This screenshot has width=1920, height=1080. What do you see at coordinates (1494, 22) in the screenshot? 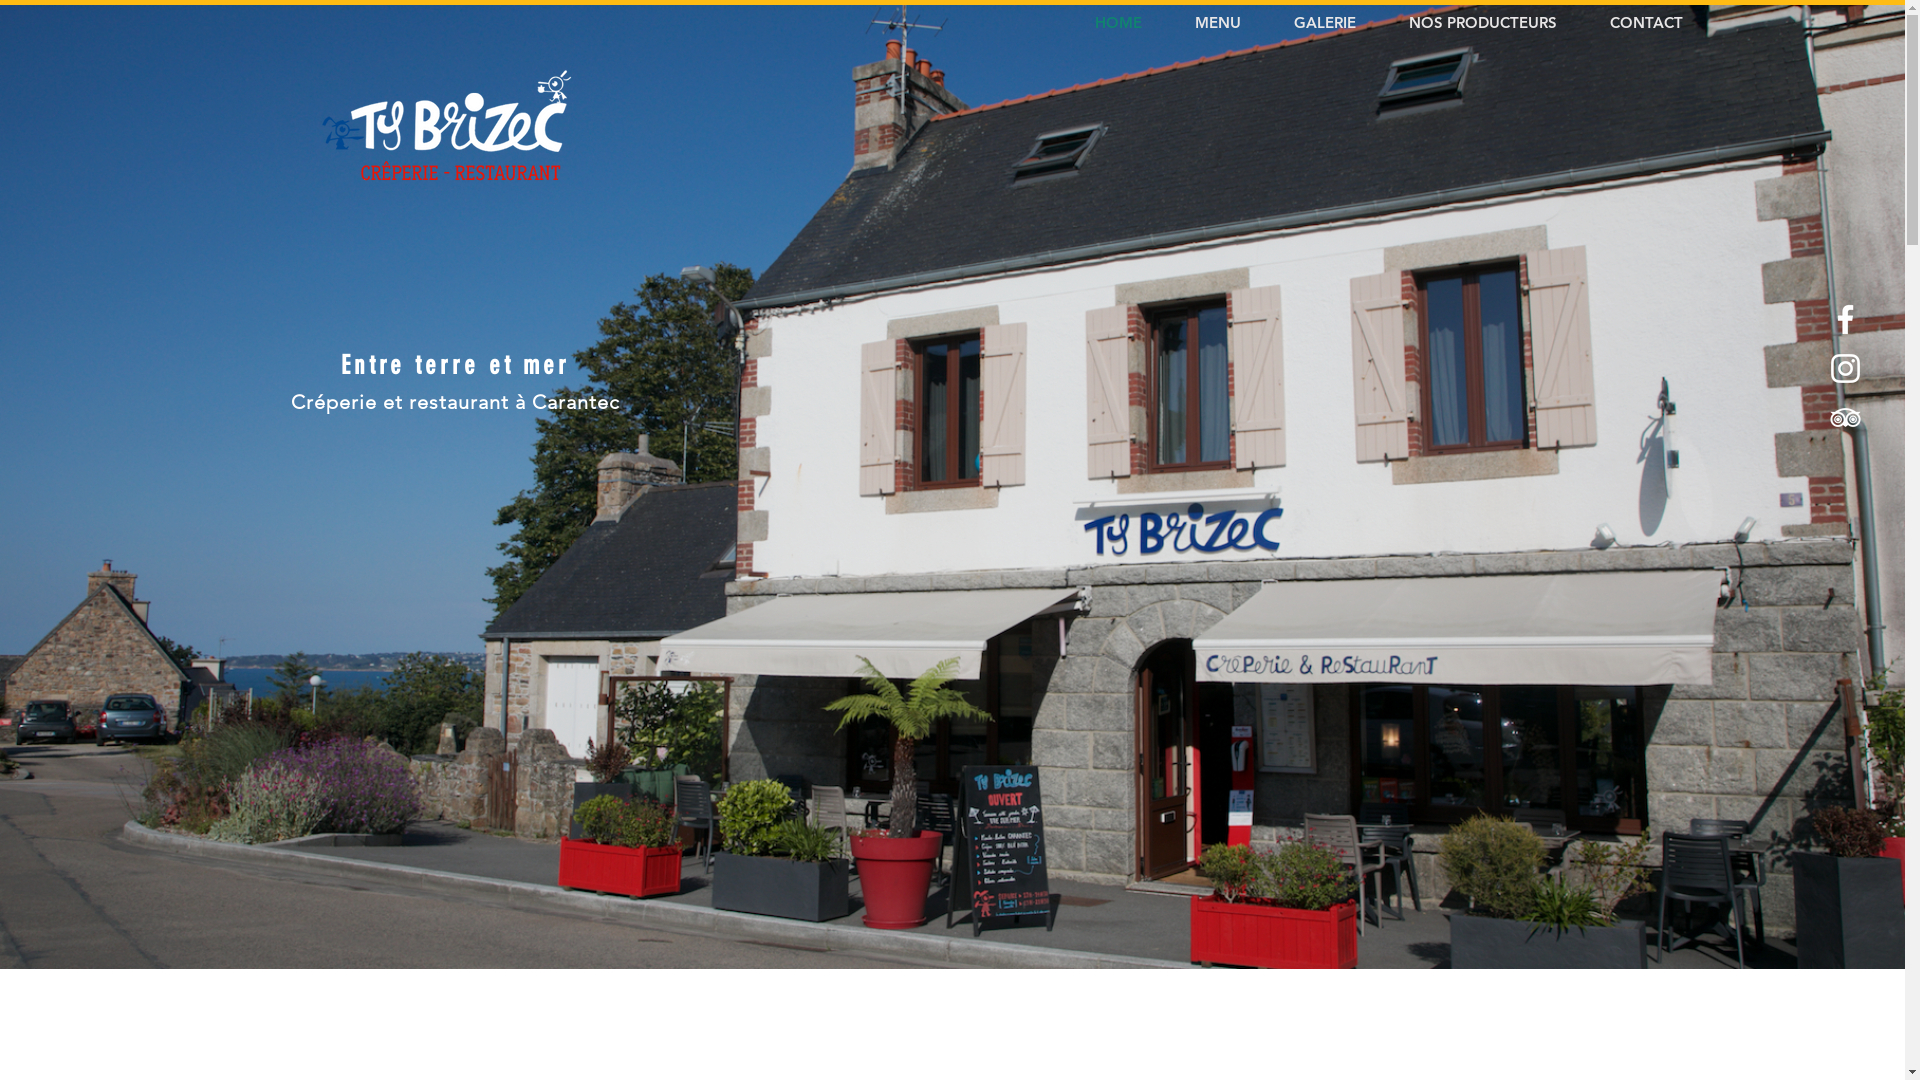
I see `'NOS PRODUCTEURS'` at bounding box center [1494, 22].